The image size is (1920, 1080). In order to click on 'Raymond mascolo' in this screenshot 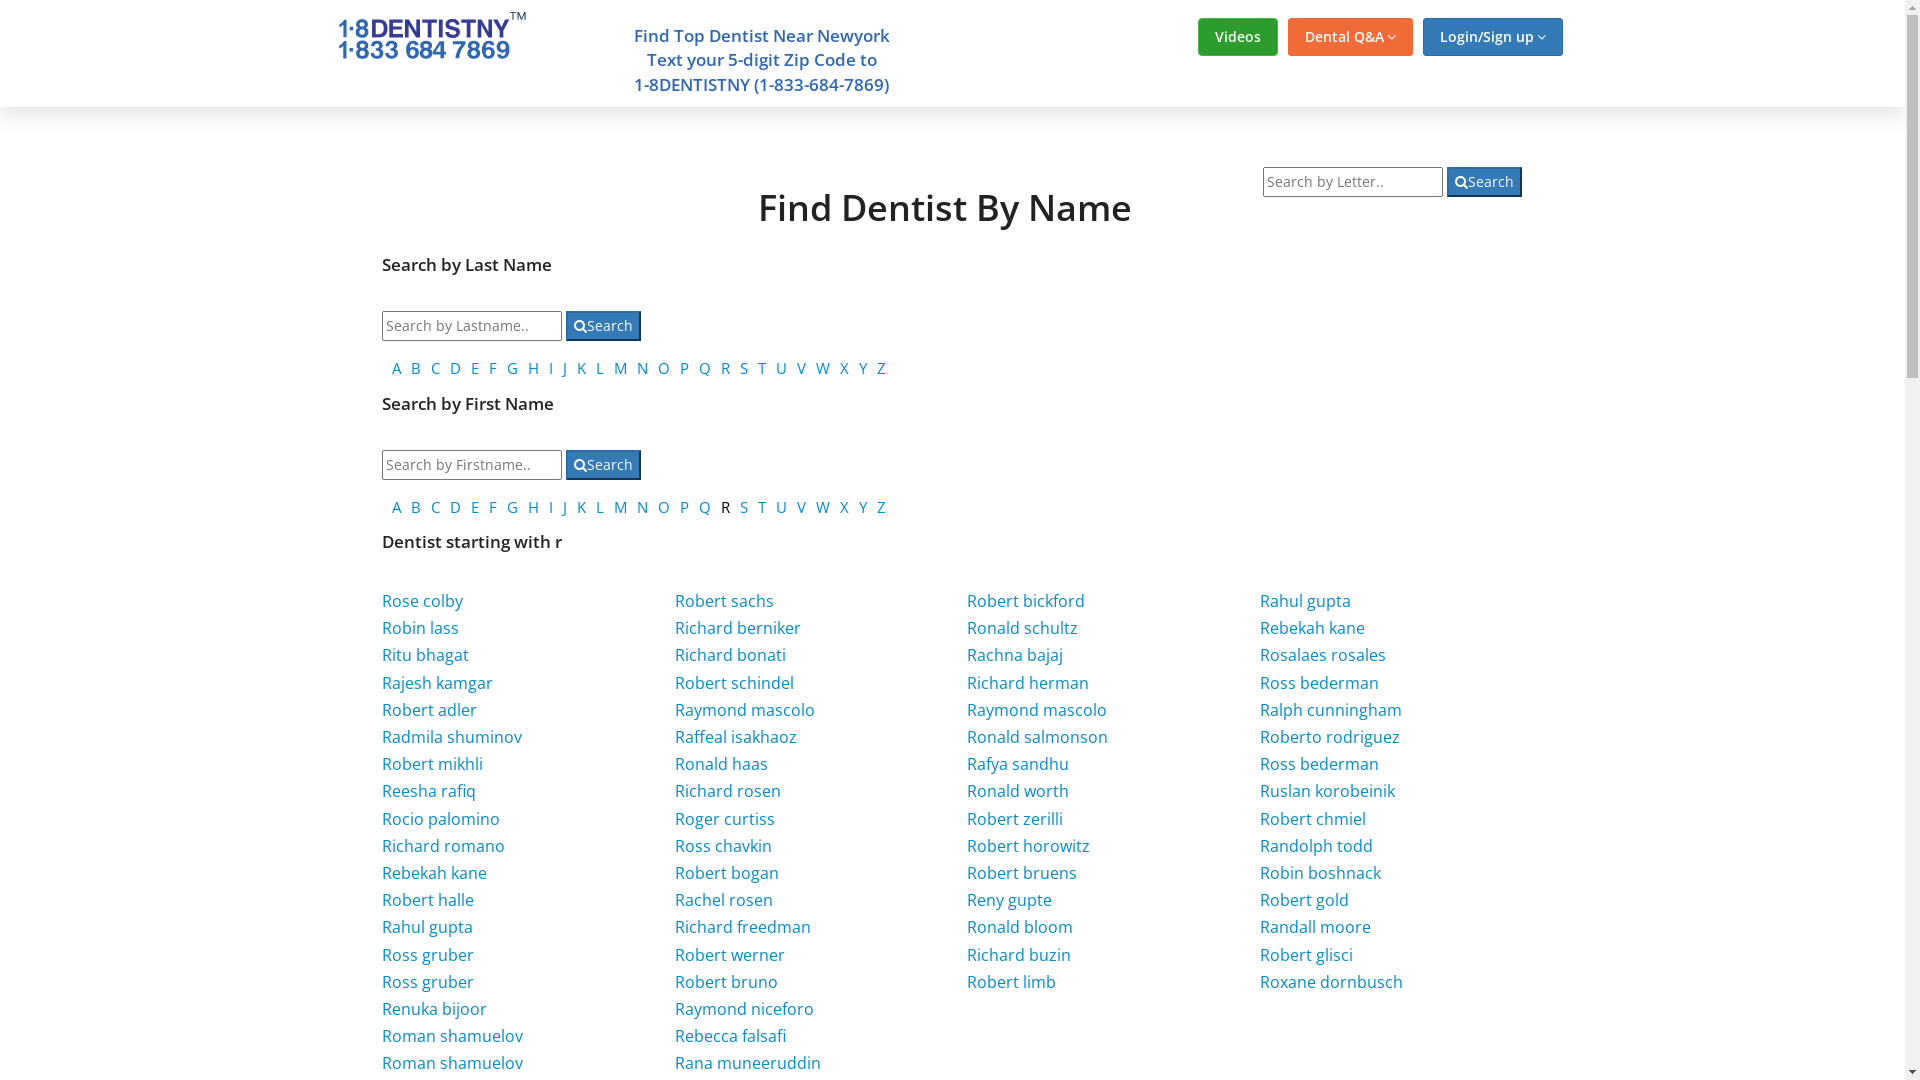, I will do `click(675, 708)`.